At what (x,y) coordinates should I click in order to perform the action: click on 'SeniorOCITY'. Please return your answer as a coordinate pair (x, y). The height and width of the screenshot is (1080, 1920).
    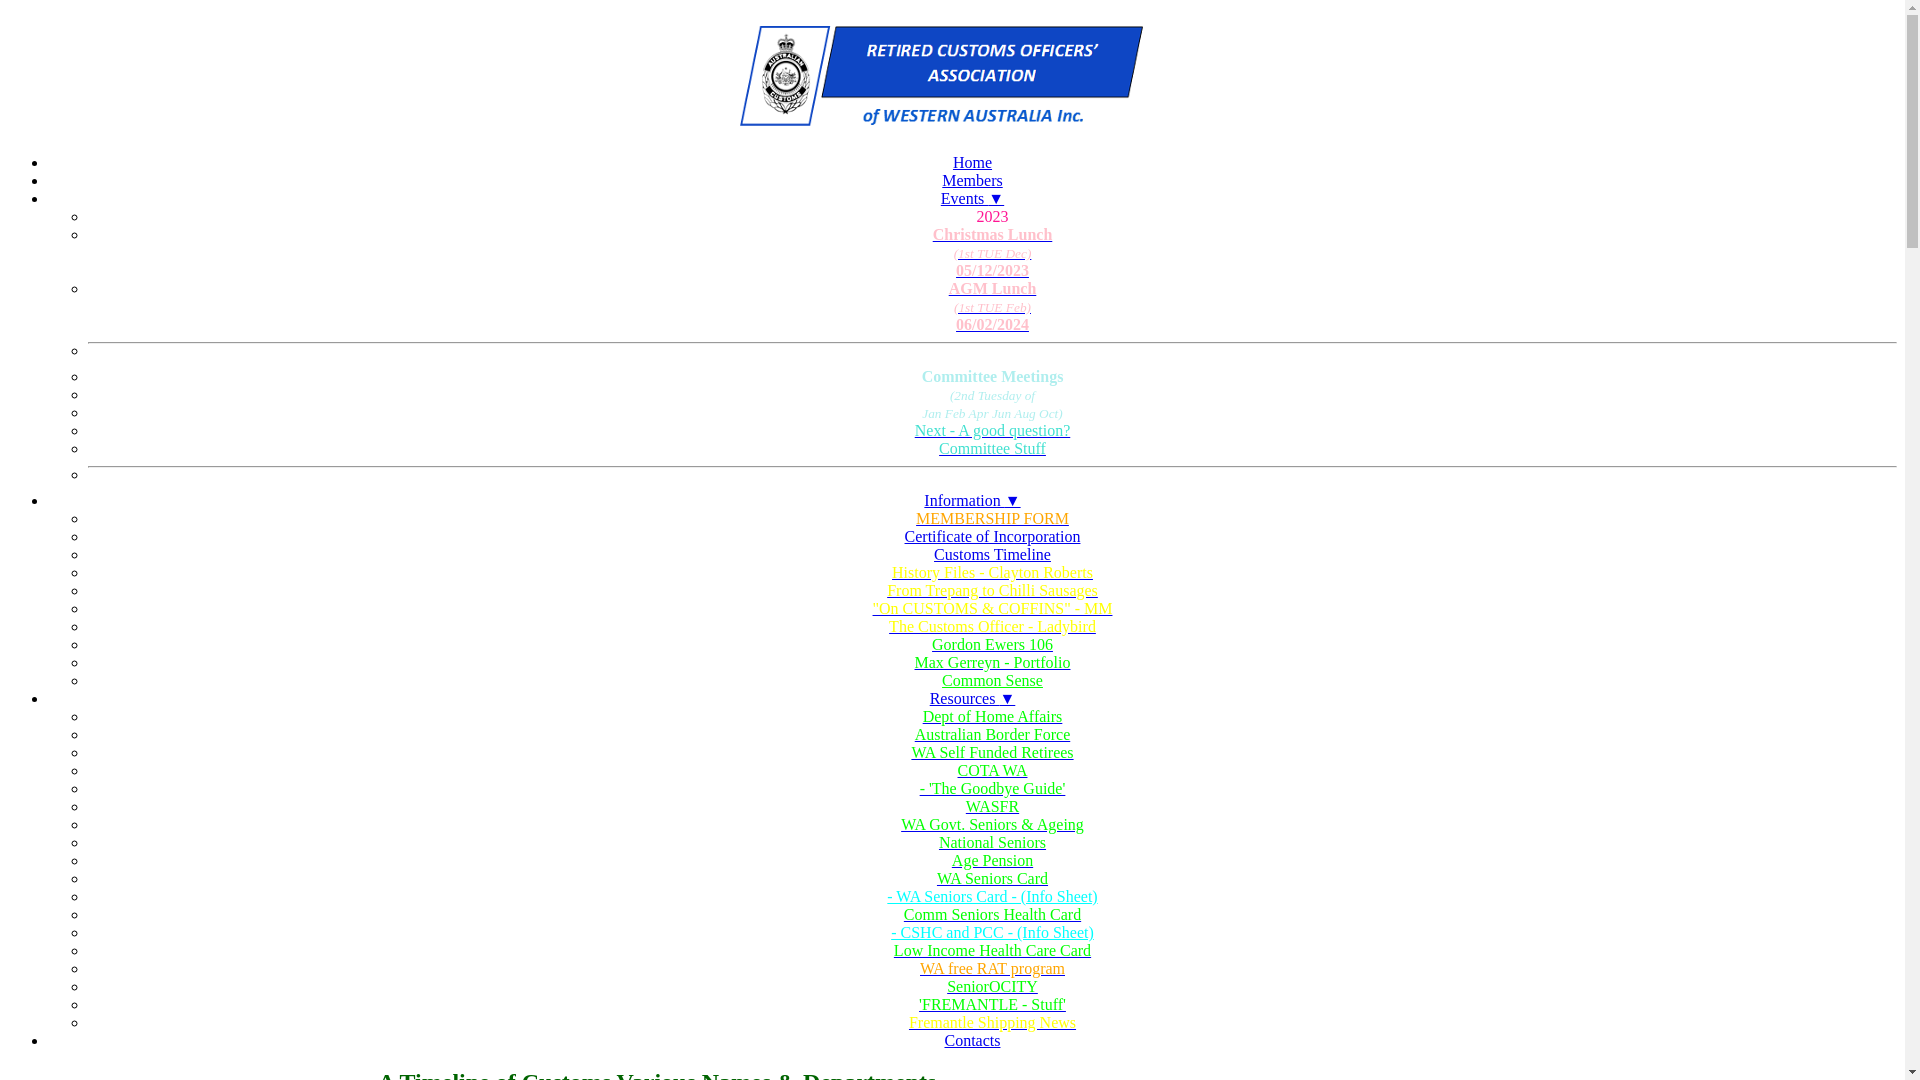
    Looking at the image, I should click on (992, 986).